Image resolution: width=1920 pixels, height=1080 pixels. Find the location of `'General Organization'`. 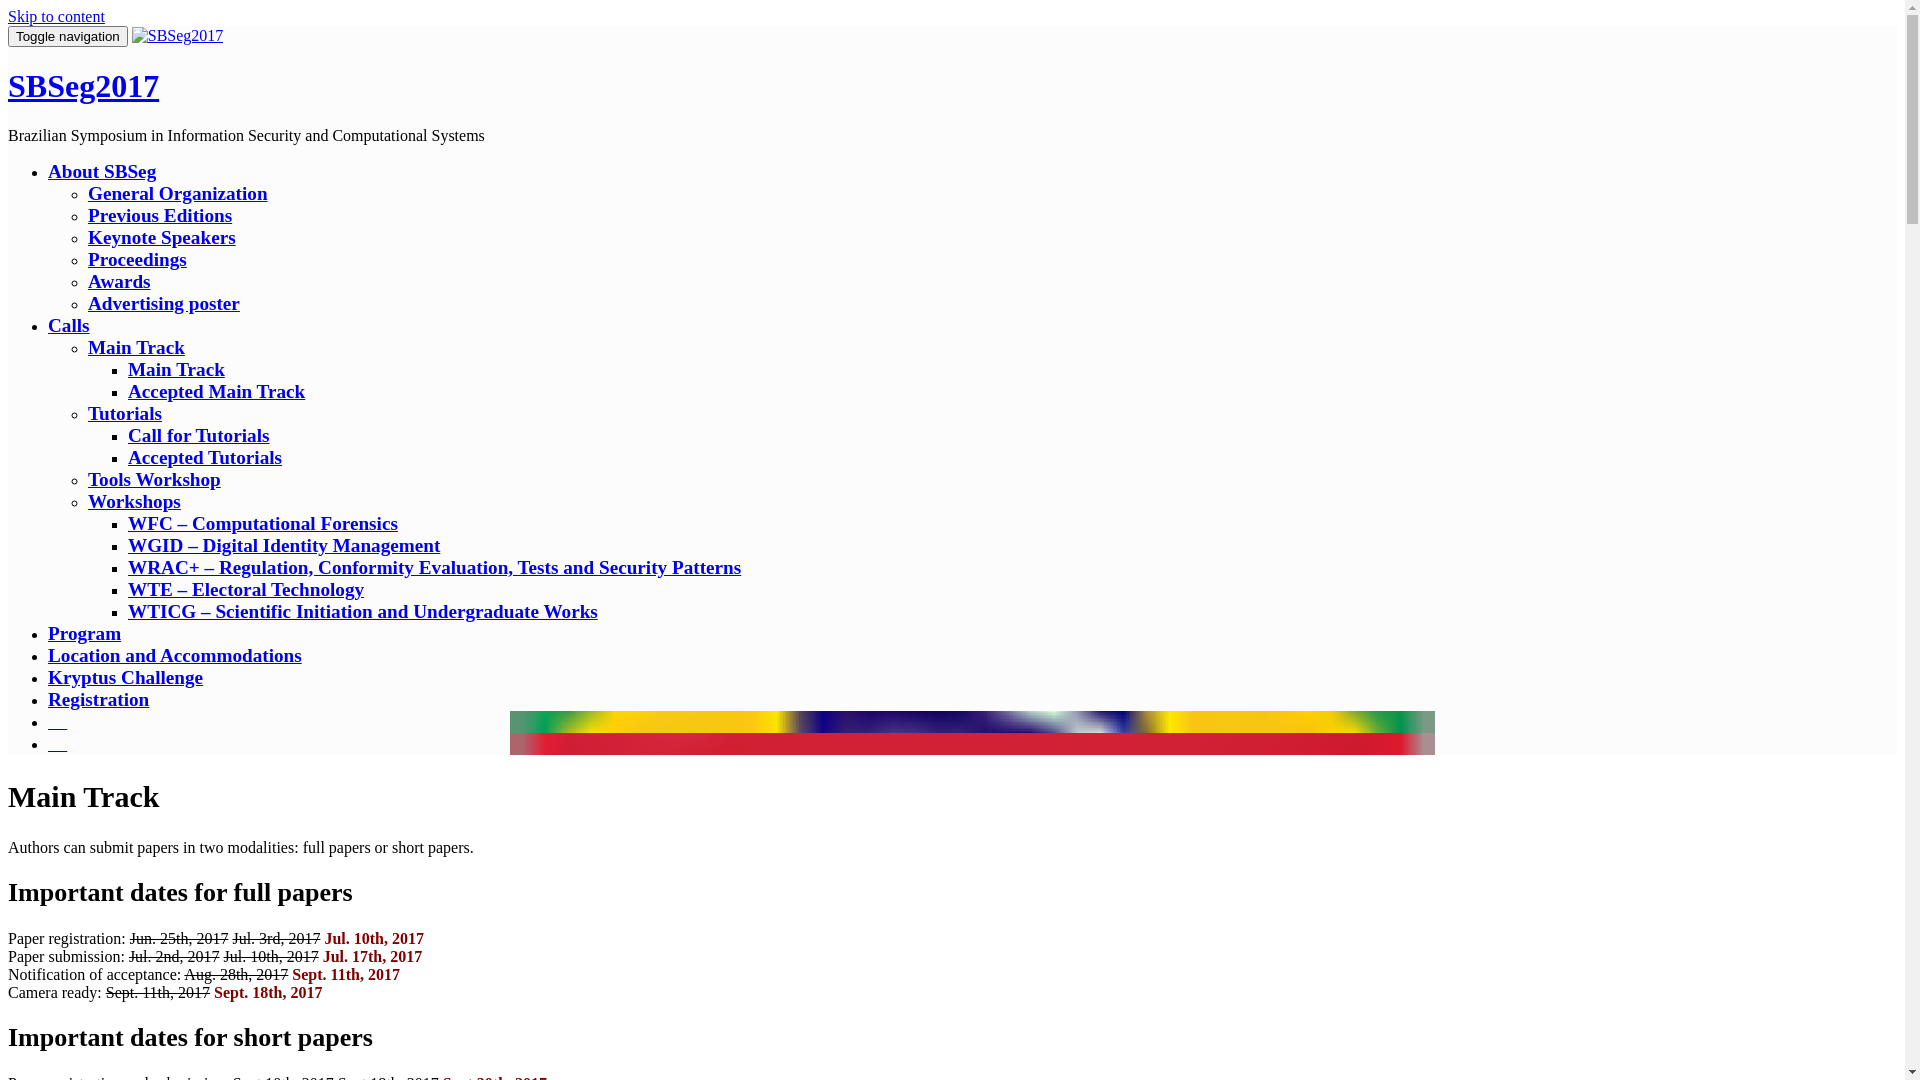

'General Organization' is located at coordinates (177, 193).